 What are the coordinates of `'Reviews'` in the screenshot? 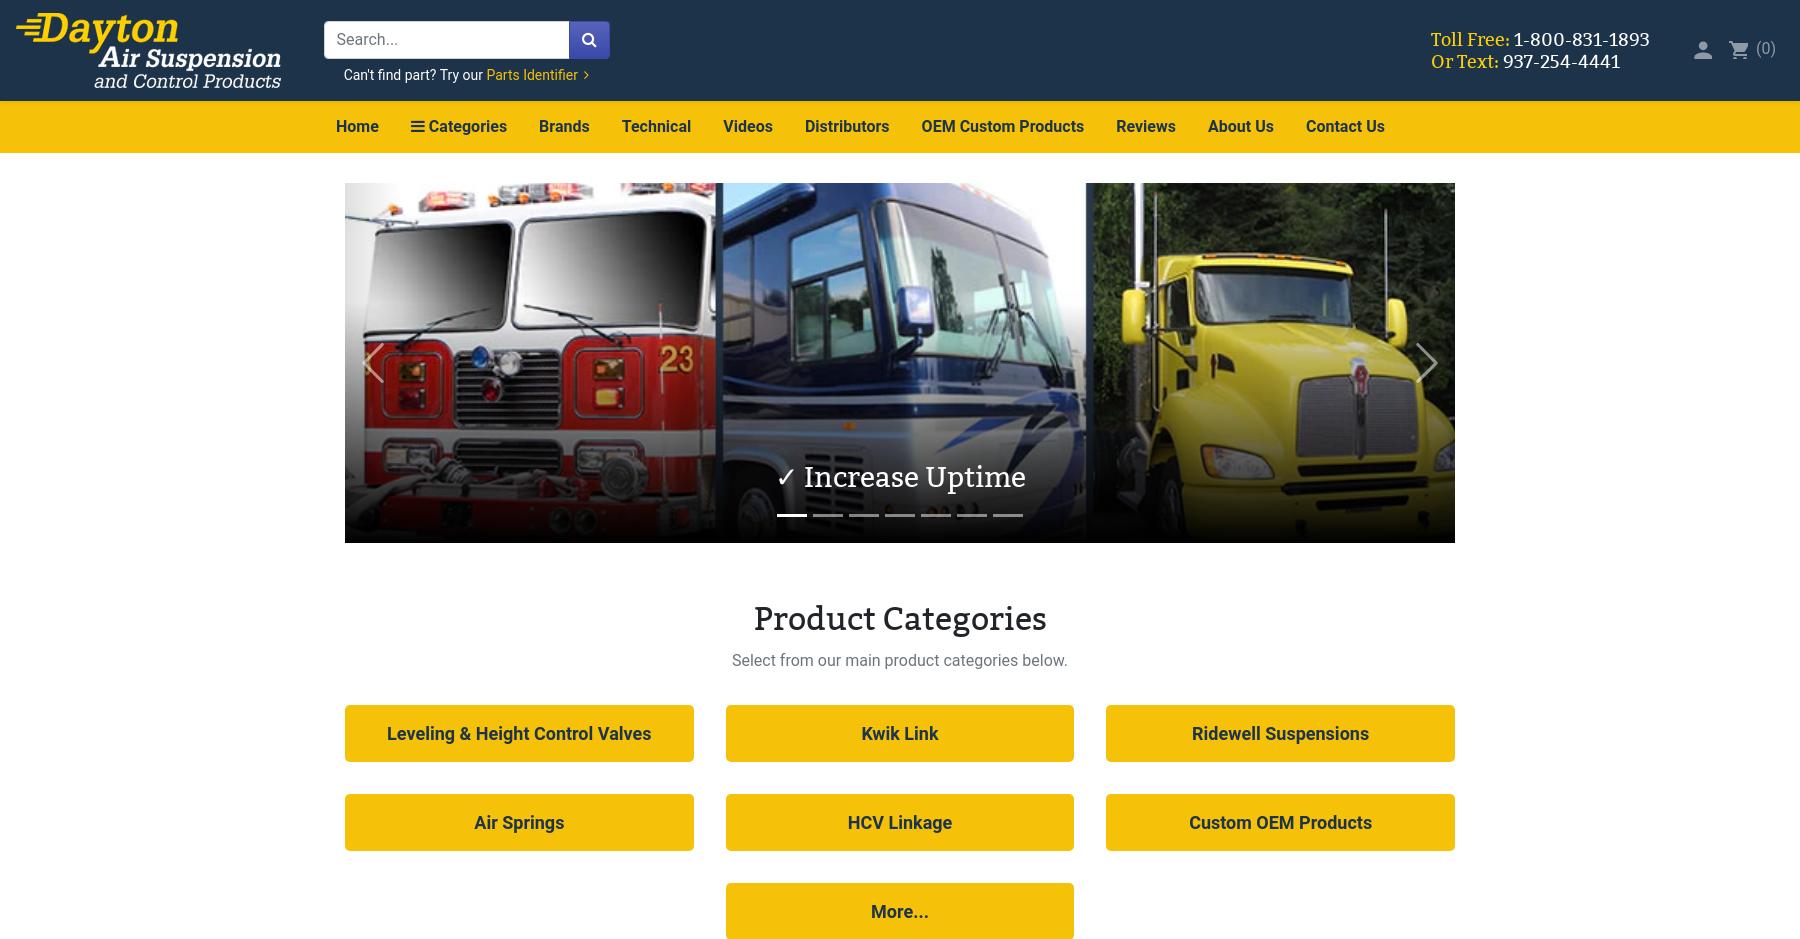 It's located at (1145, 125).